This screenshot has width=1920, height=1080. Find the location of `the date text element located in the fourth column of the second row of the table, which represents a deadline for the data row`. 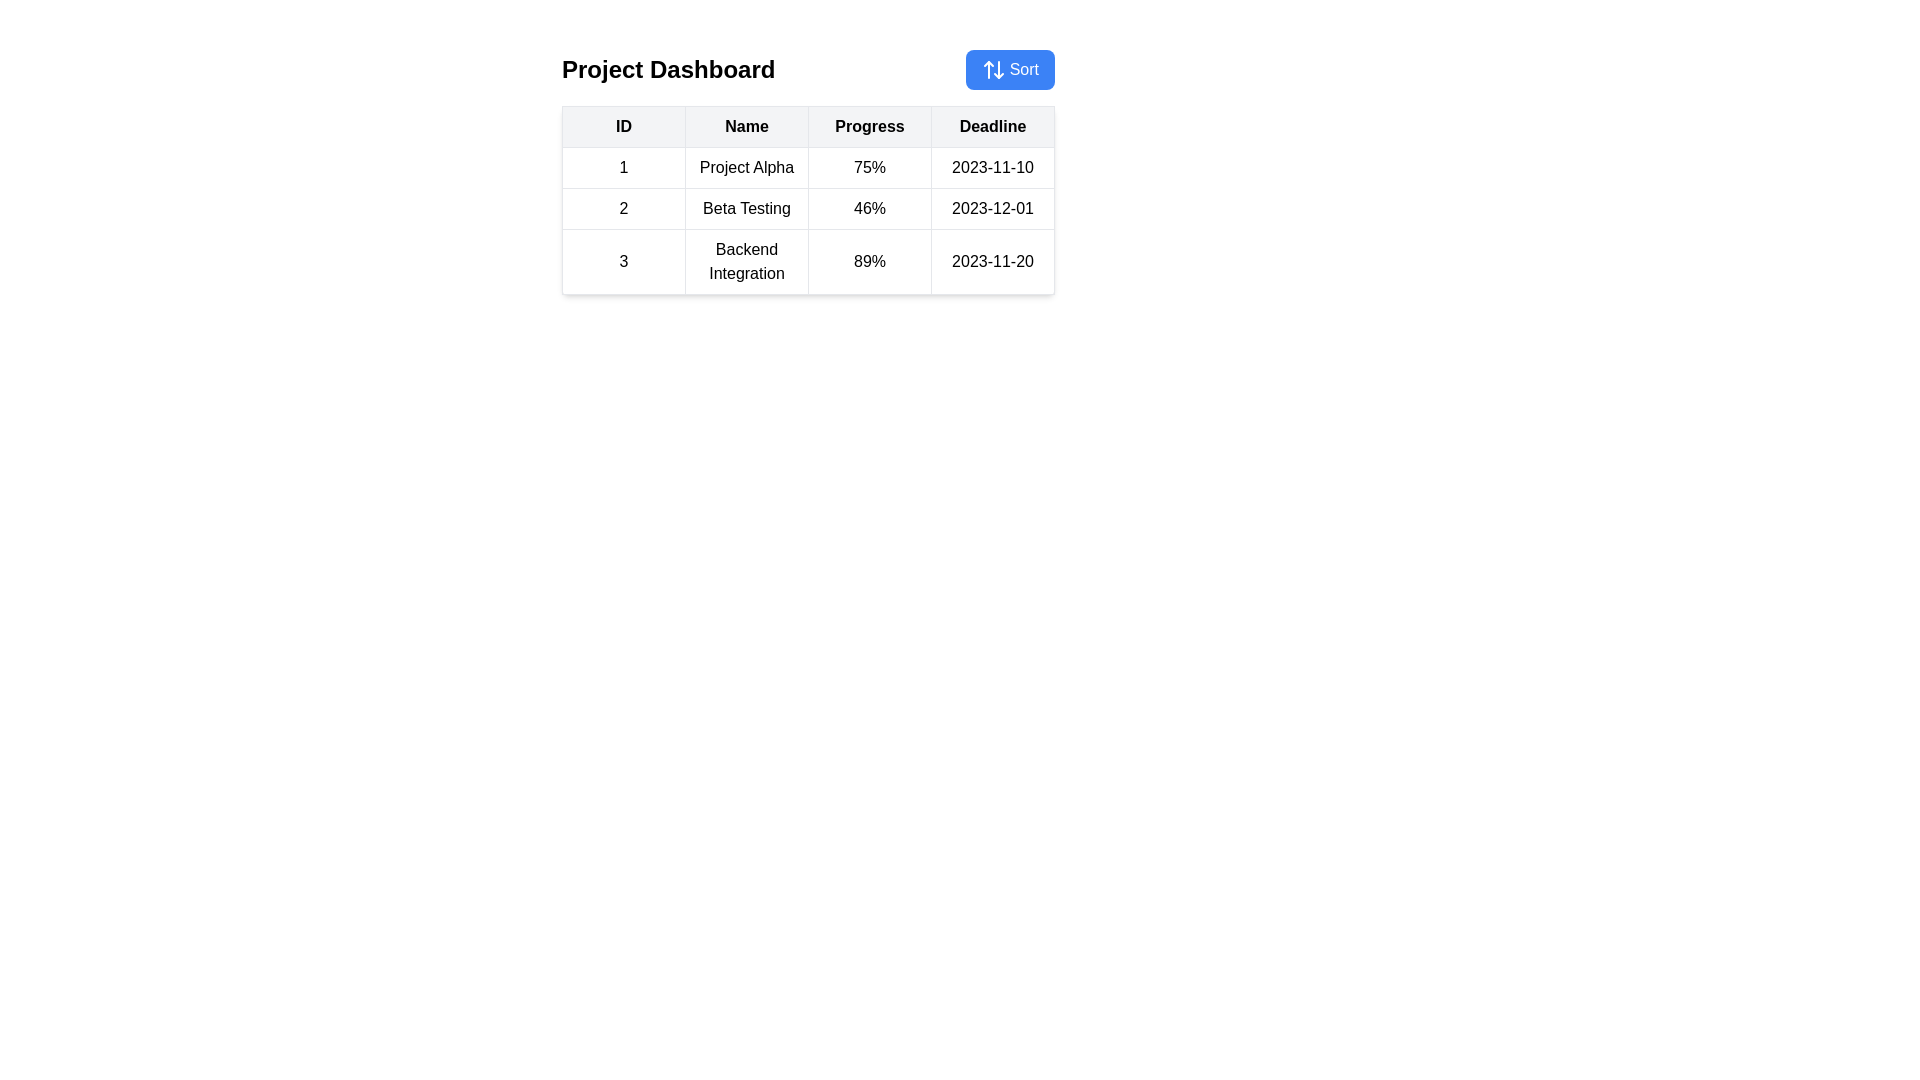

the date text element located in the fourth column of the second row of the table, which represents a deadline for the data row is located at coordinates (993, 208).